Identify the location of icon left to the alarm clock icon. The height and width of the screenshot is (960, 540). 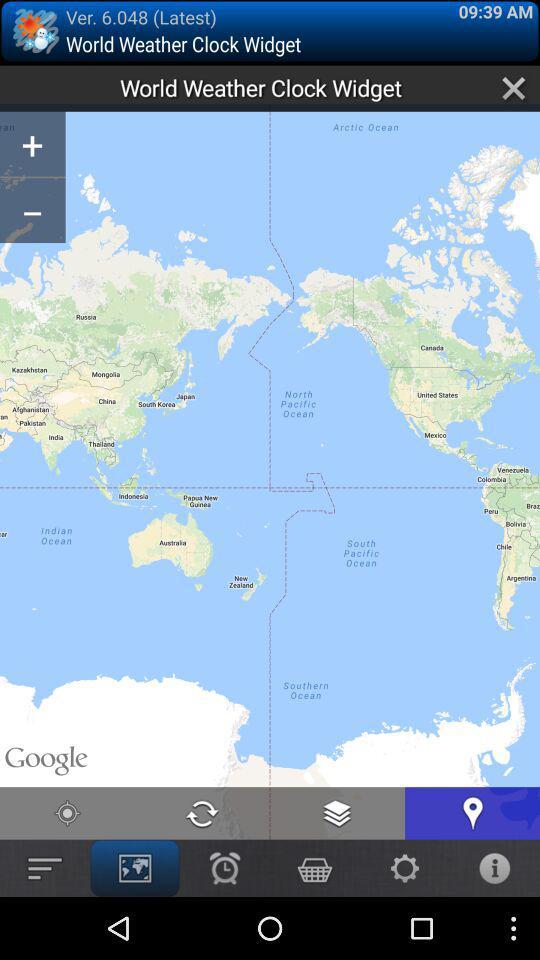
(135, 867).